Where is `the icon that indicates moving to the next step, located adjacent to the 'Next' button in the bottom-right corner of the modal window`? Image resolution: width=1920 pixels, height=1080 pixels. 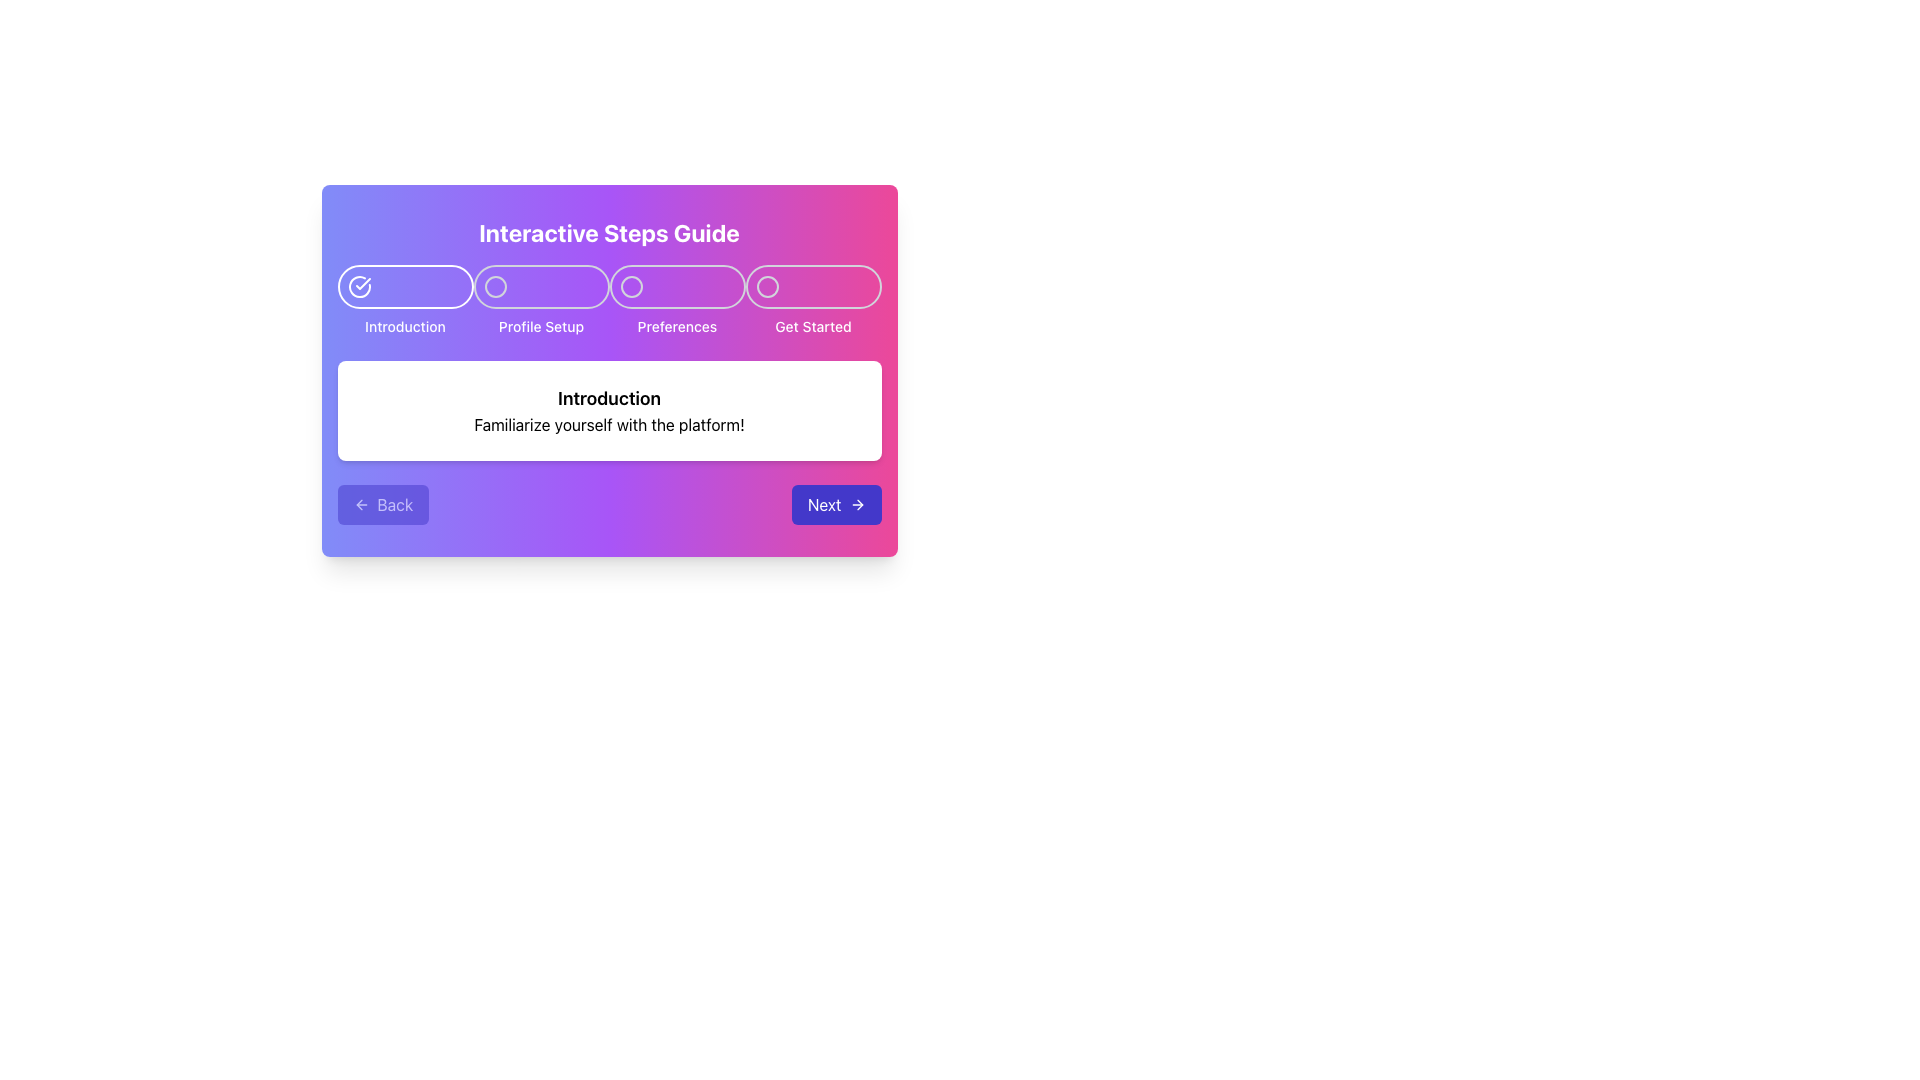
the icon that indicates moving to the next step, located adjacent to the 'Next' button in the bottom-right corner of the modal window is located at coordinates (859, 504).